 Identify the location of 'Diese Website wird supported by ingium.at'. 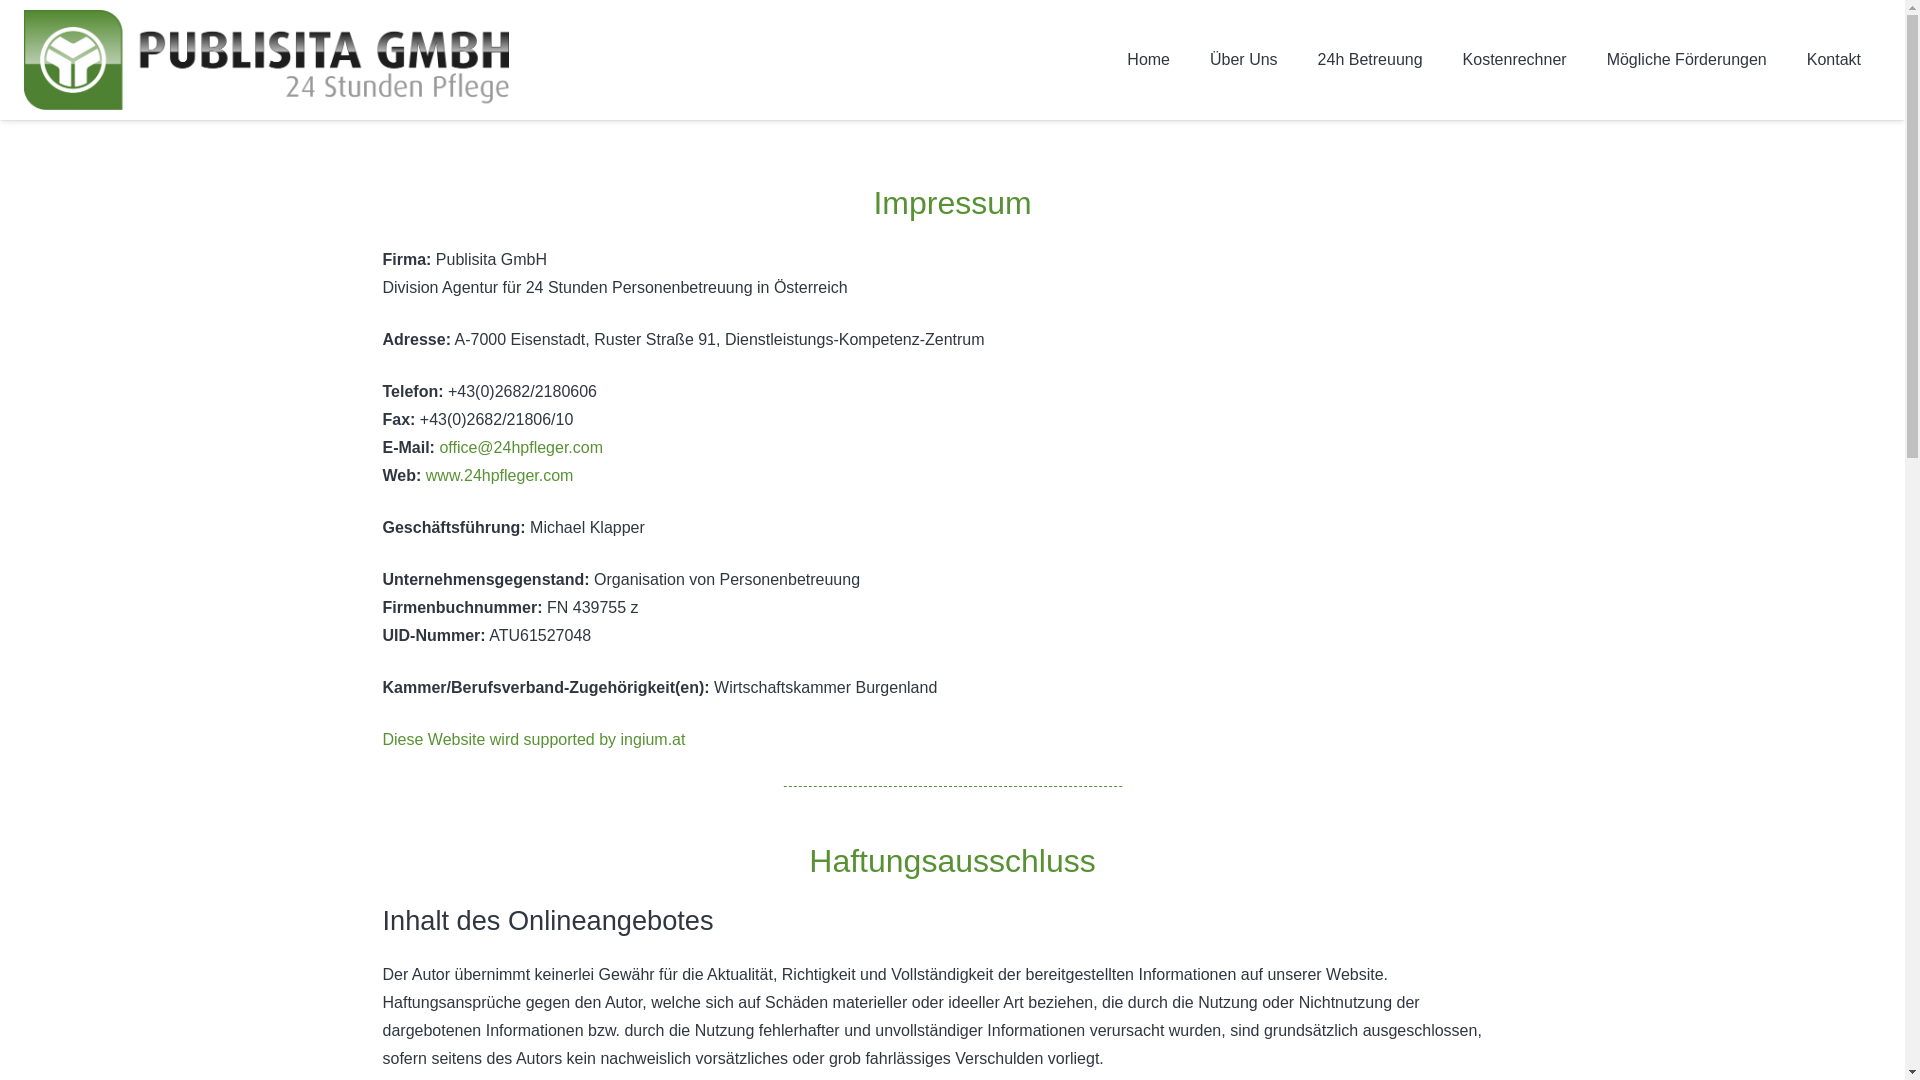
(533, 739).